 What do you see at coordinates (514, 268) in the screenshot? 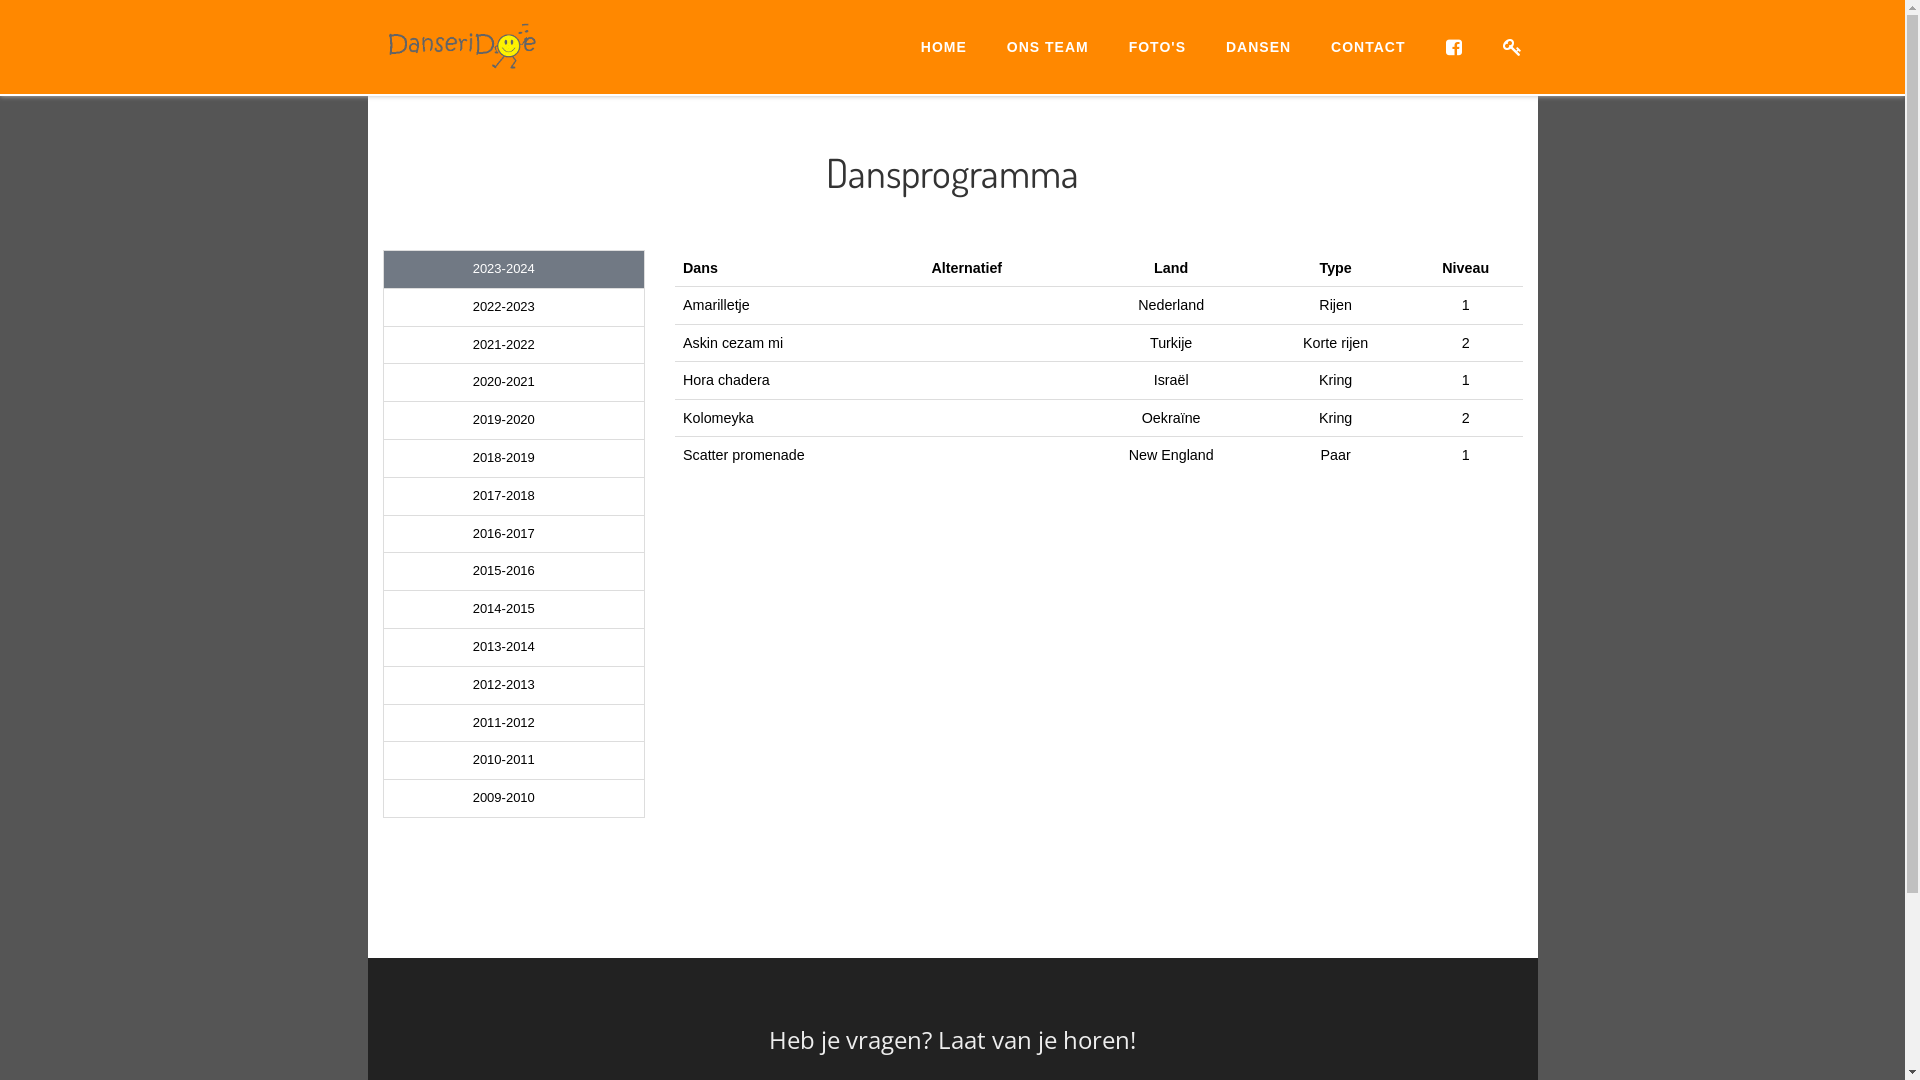
I see `'2023-2024'` at bounding box center [514, 268].